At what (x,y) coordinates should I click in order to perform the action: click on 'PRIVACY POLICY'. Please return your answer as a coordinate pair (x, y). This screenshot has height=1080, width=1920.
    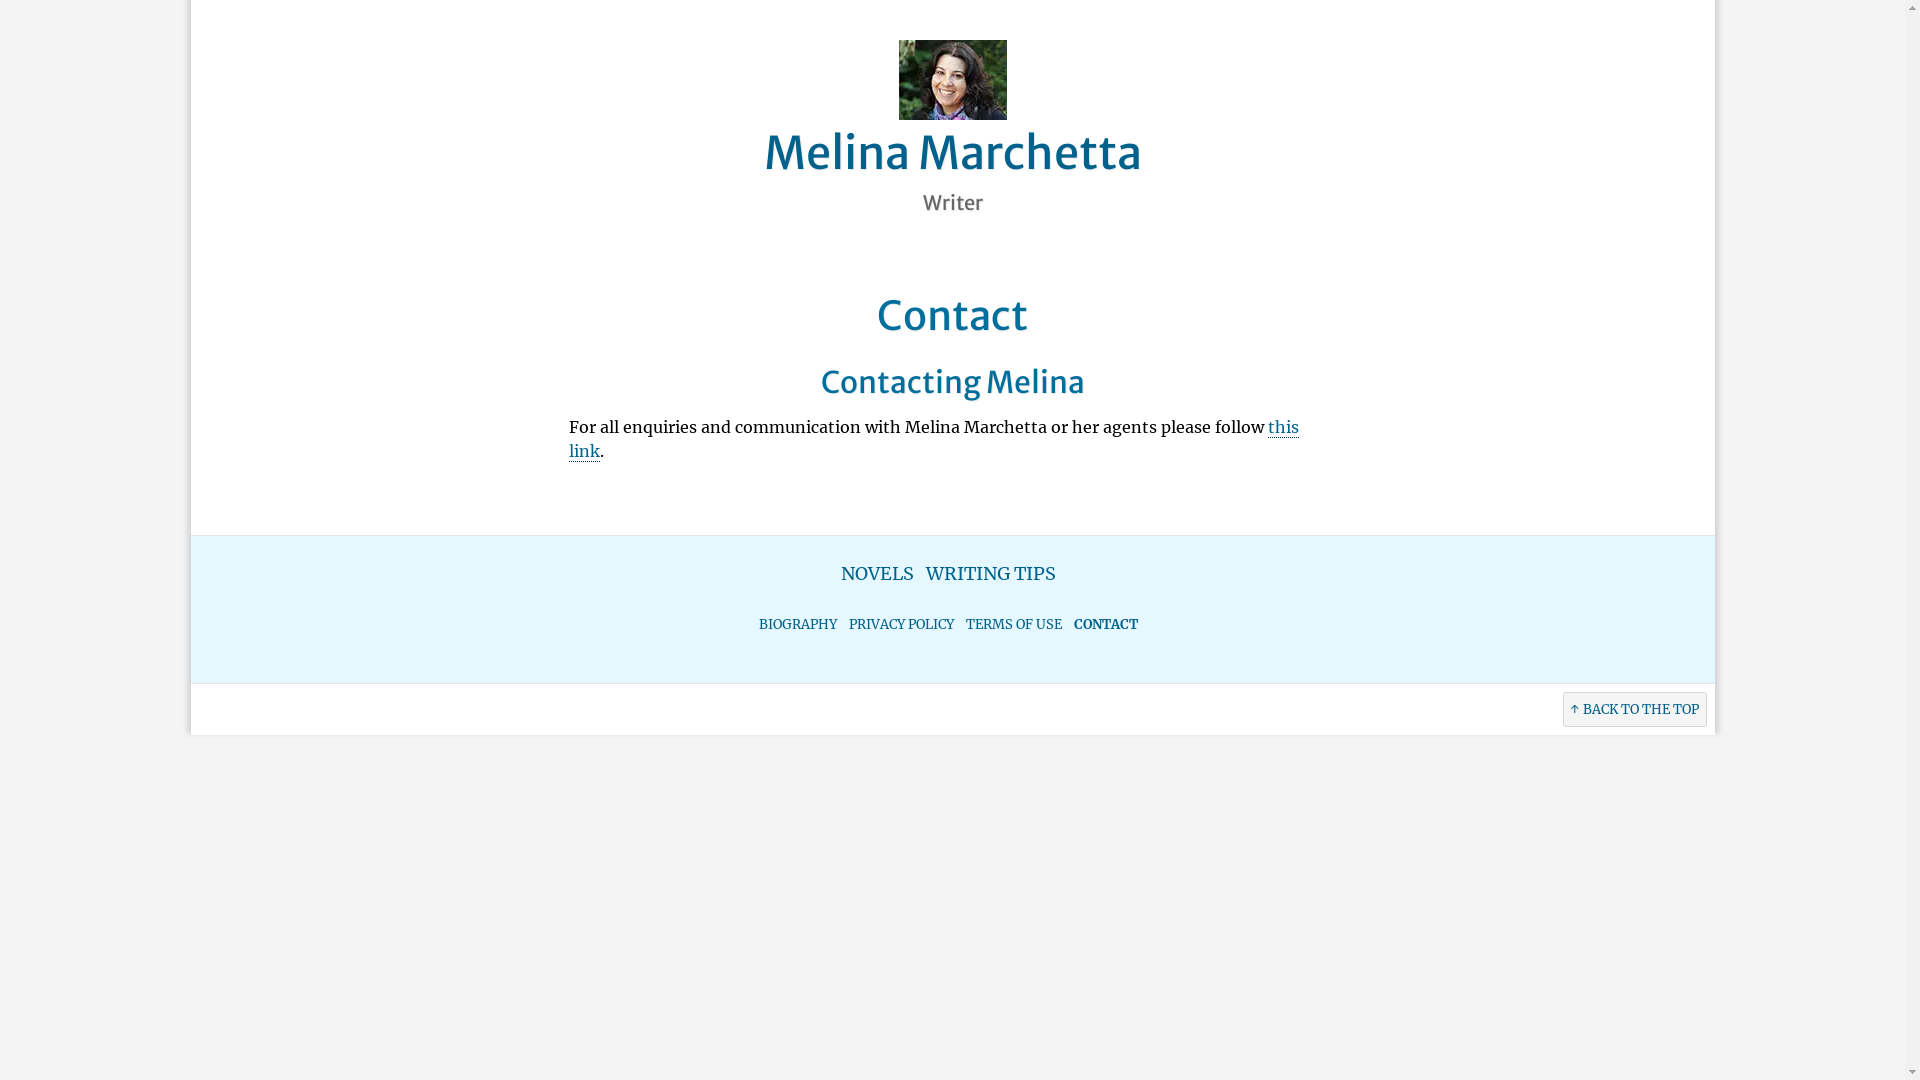
    Looking at the image, I should click on (900, 623).